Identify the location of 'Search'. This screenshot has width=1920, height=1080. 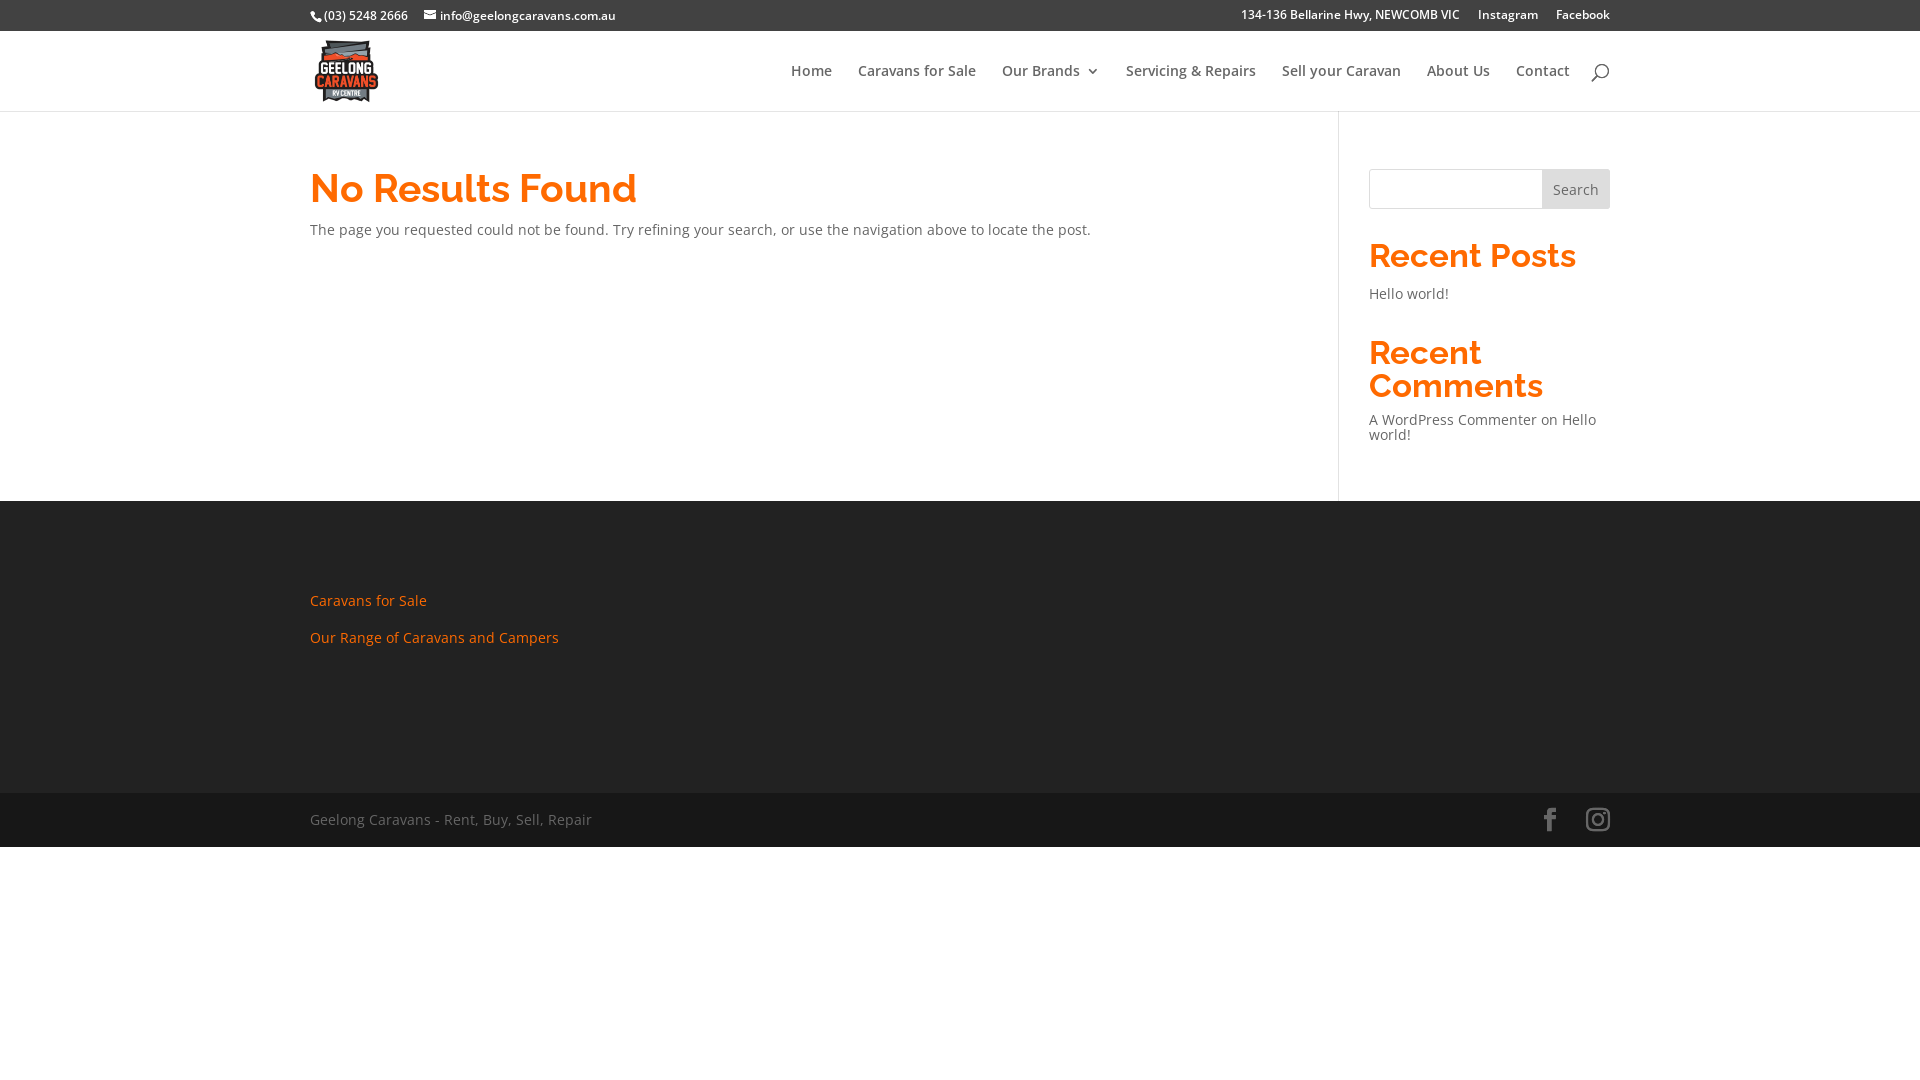
(1540, 189).